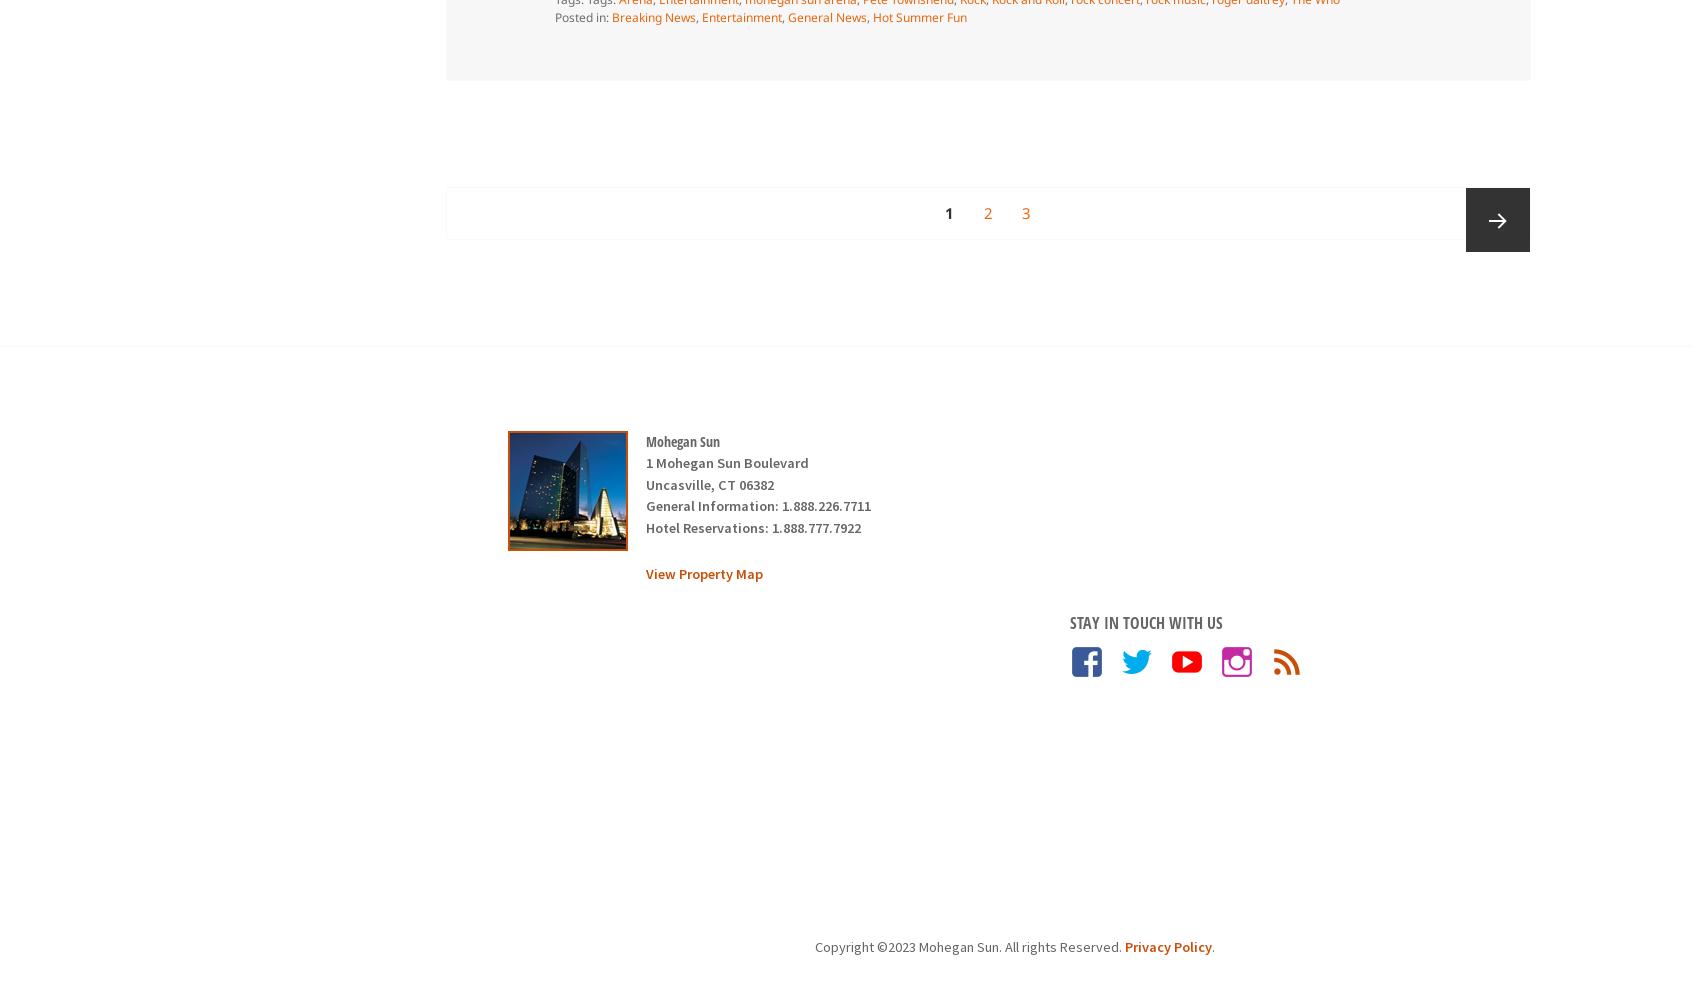  What do you see at coordinates (987, 212) in the screenshot?
I see `'2'` at bounding box center [987, 212].